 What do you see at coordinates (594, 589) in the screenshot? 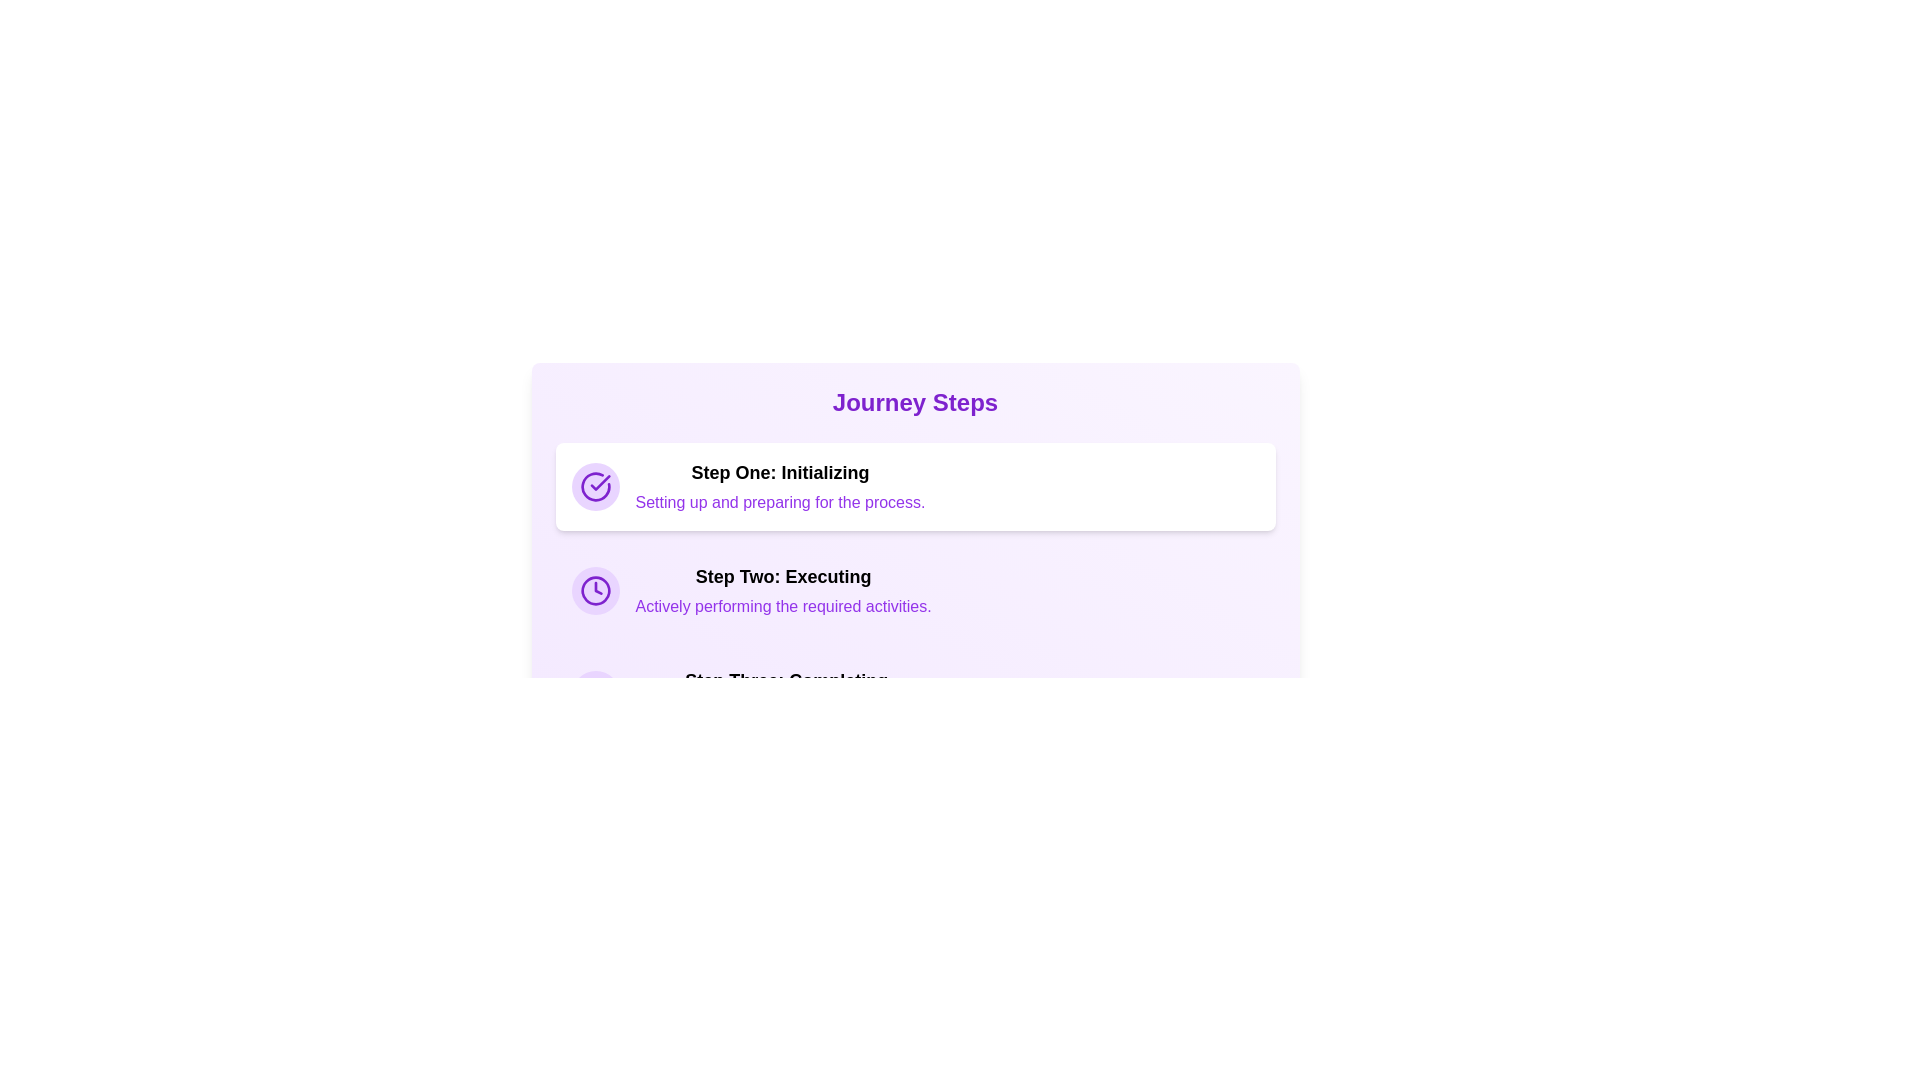
I see `the Decorative icon with a light purple background featuring a clock graphic, located in the 'Step Two: Executing' section, to the left of the step's title and description text` at bounding box center [594, 589].